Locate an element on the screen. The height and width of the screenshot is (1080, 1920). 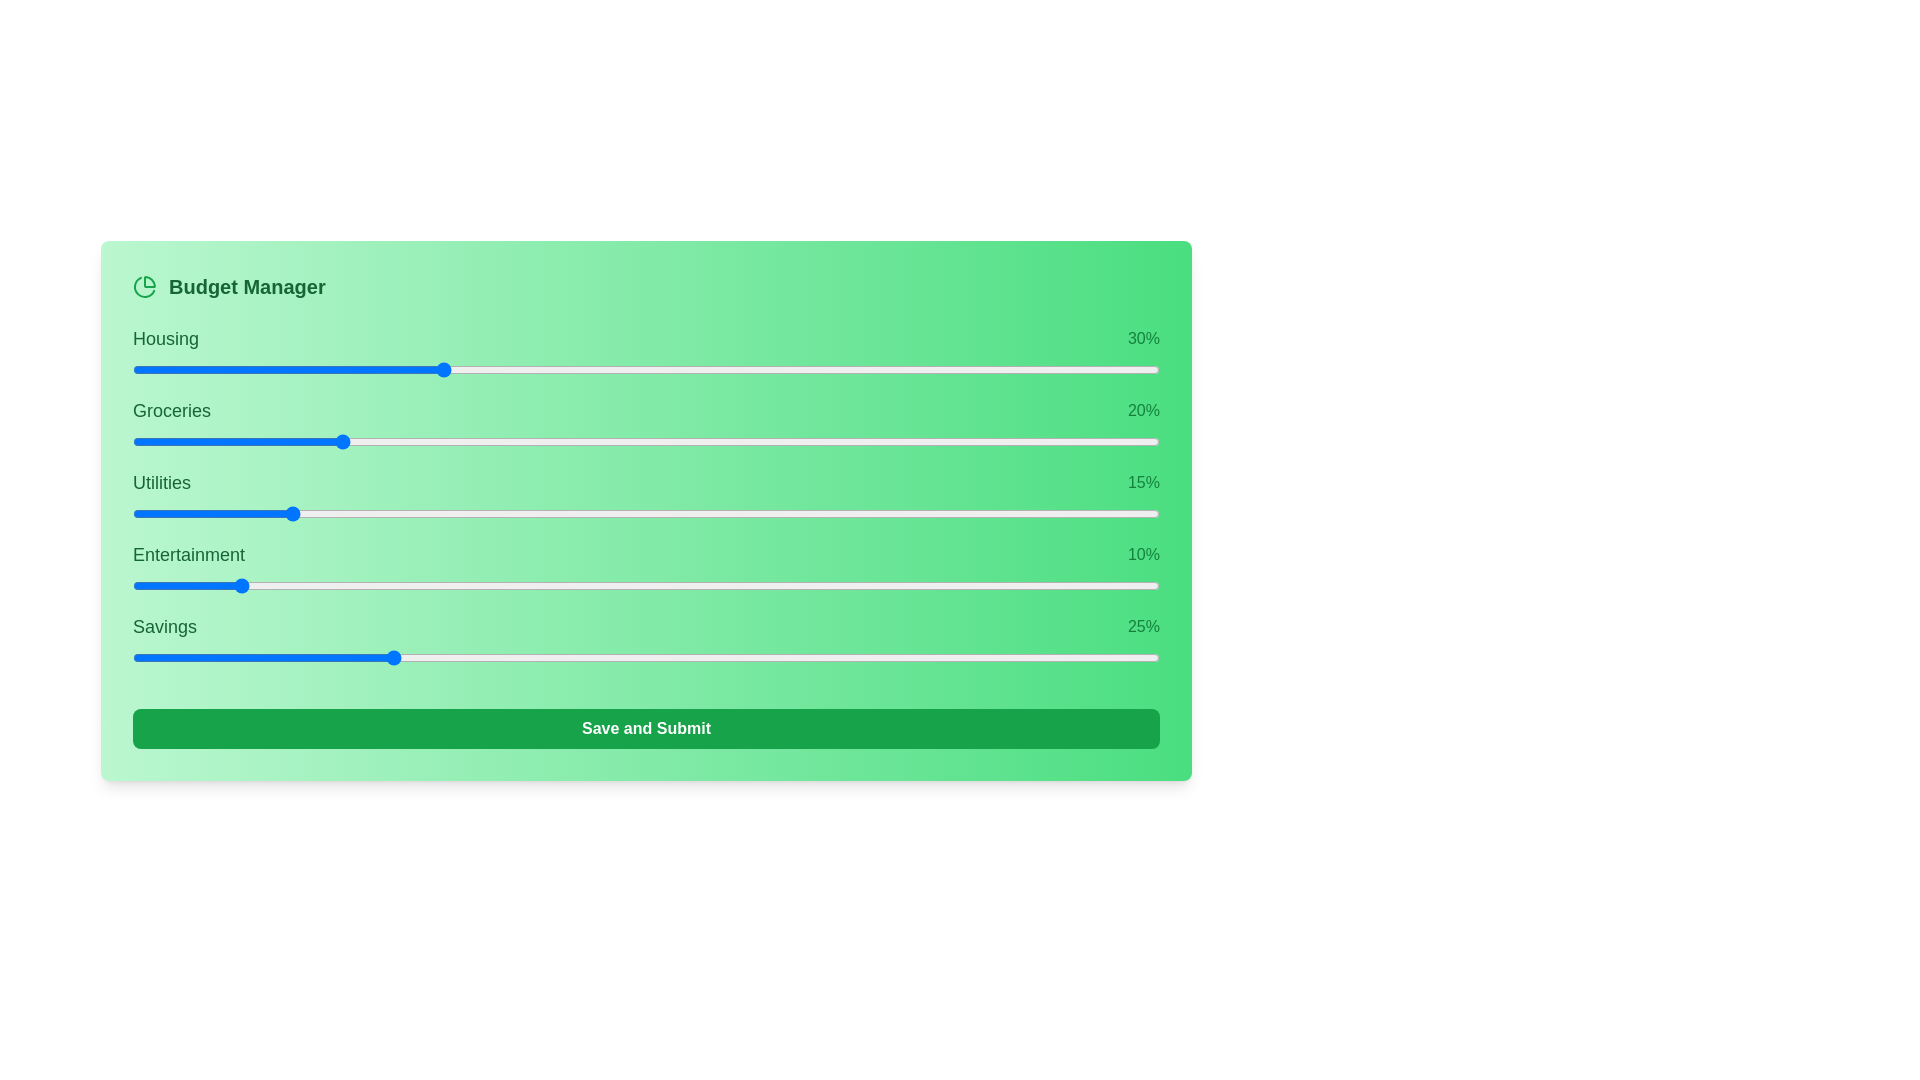
the slider for 2 to 47% allocation is located at coordinates (886, 512).